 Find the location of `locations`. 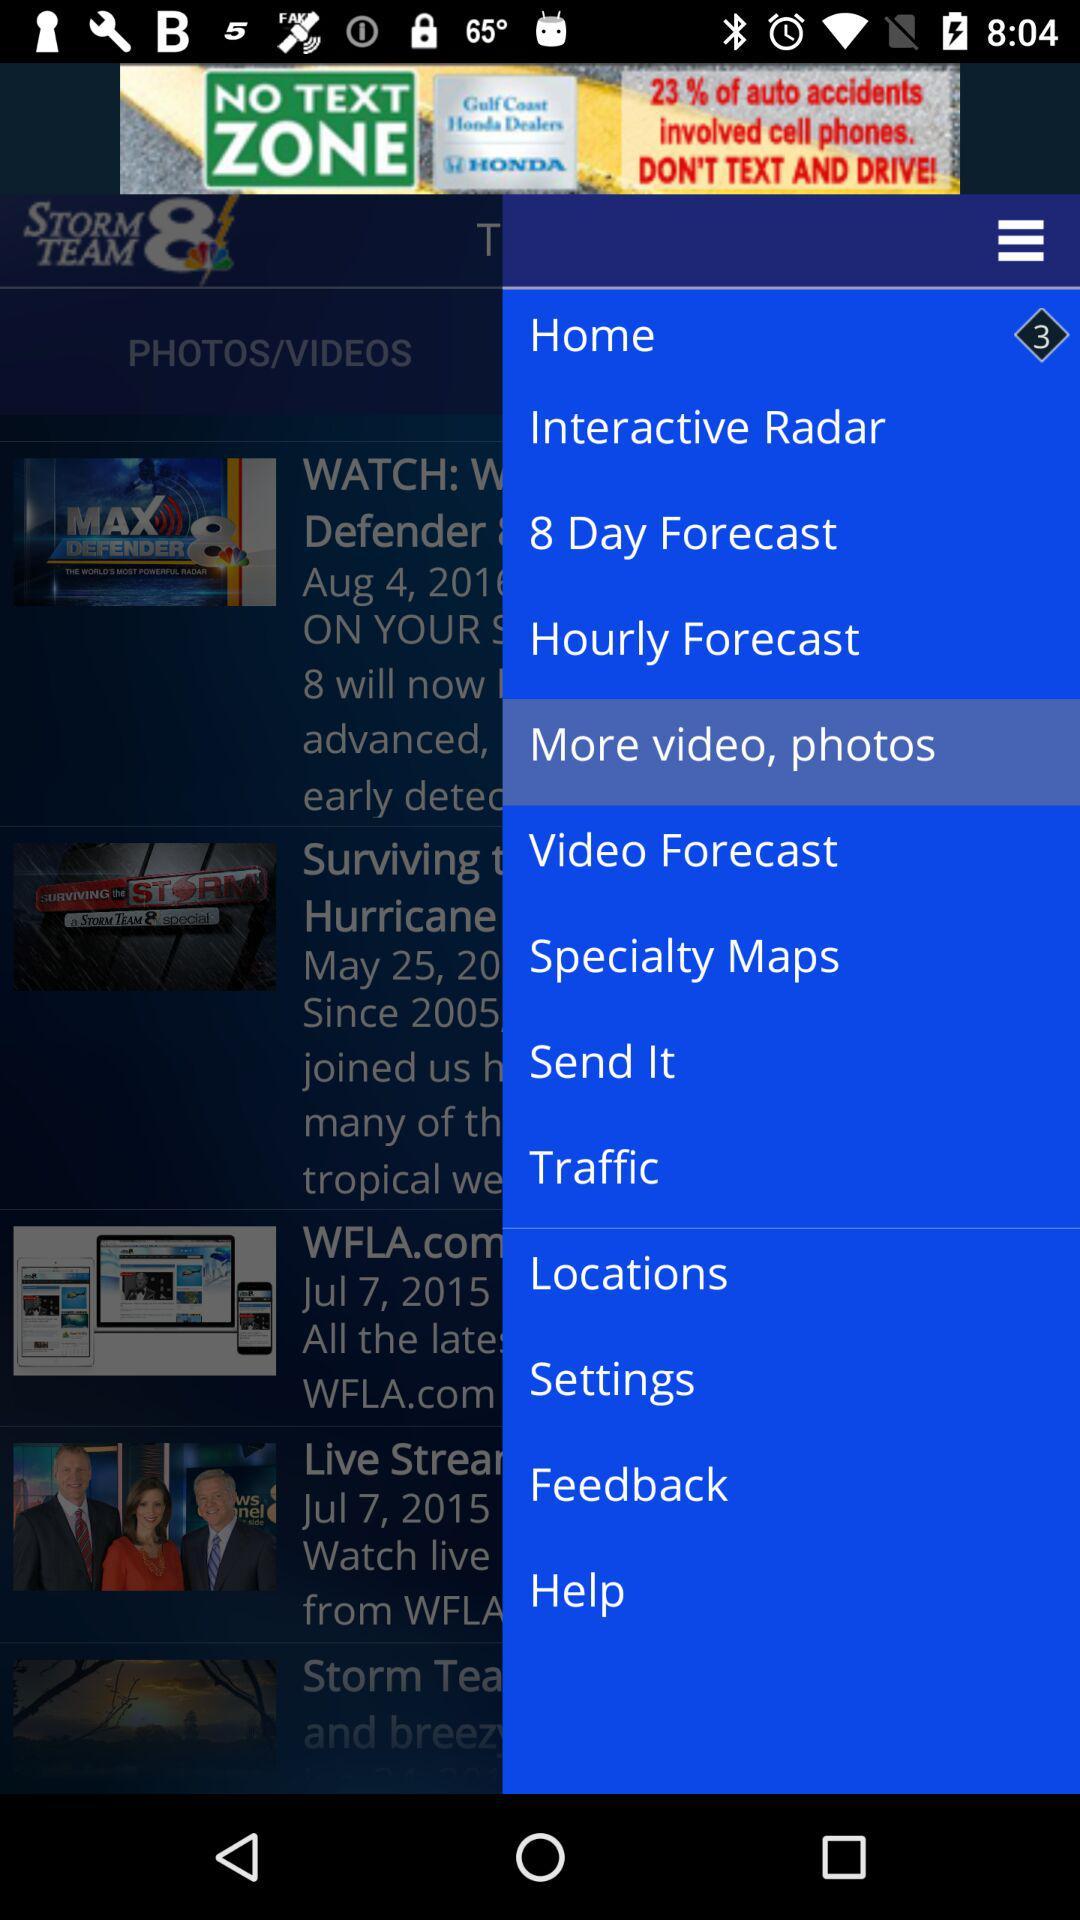

locations is located at coordinates (774, 1272).